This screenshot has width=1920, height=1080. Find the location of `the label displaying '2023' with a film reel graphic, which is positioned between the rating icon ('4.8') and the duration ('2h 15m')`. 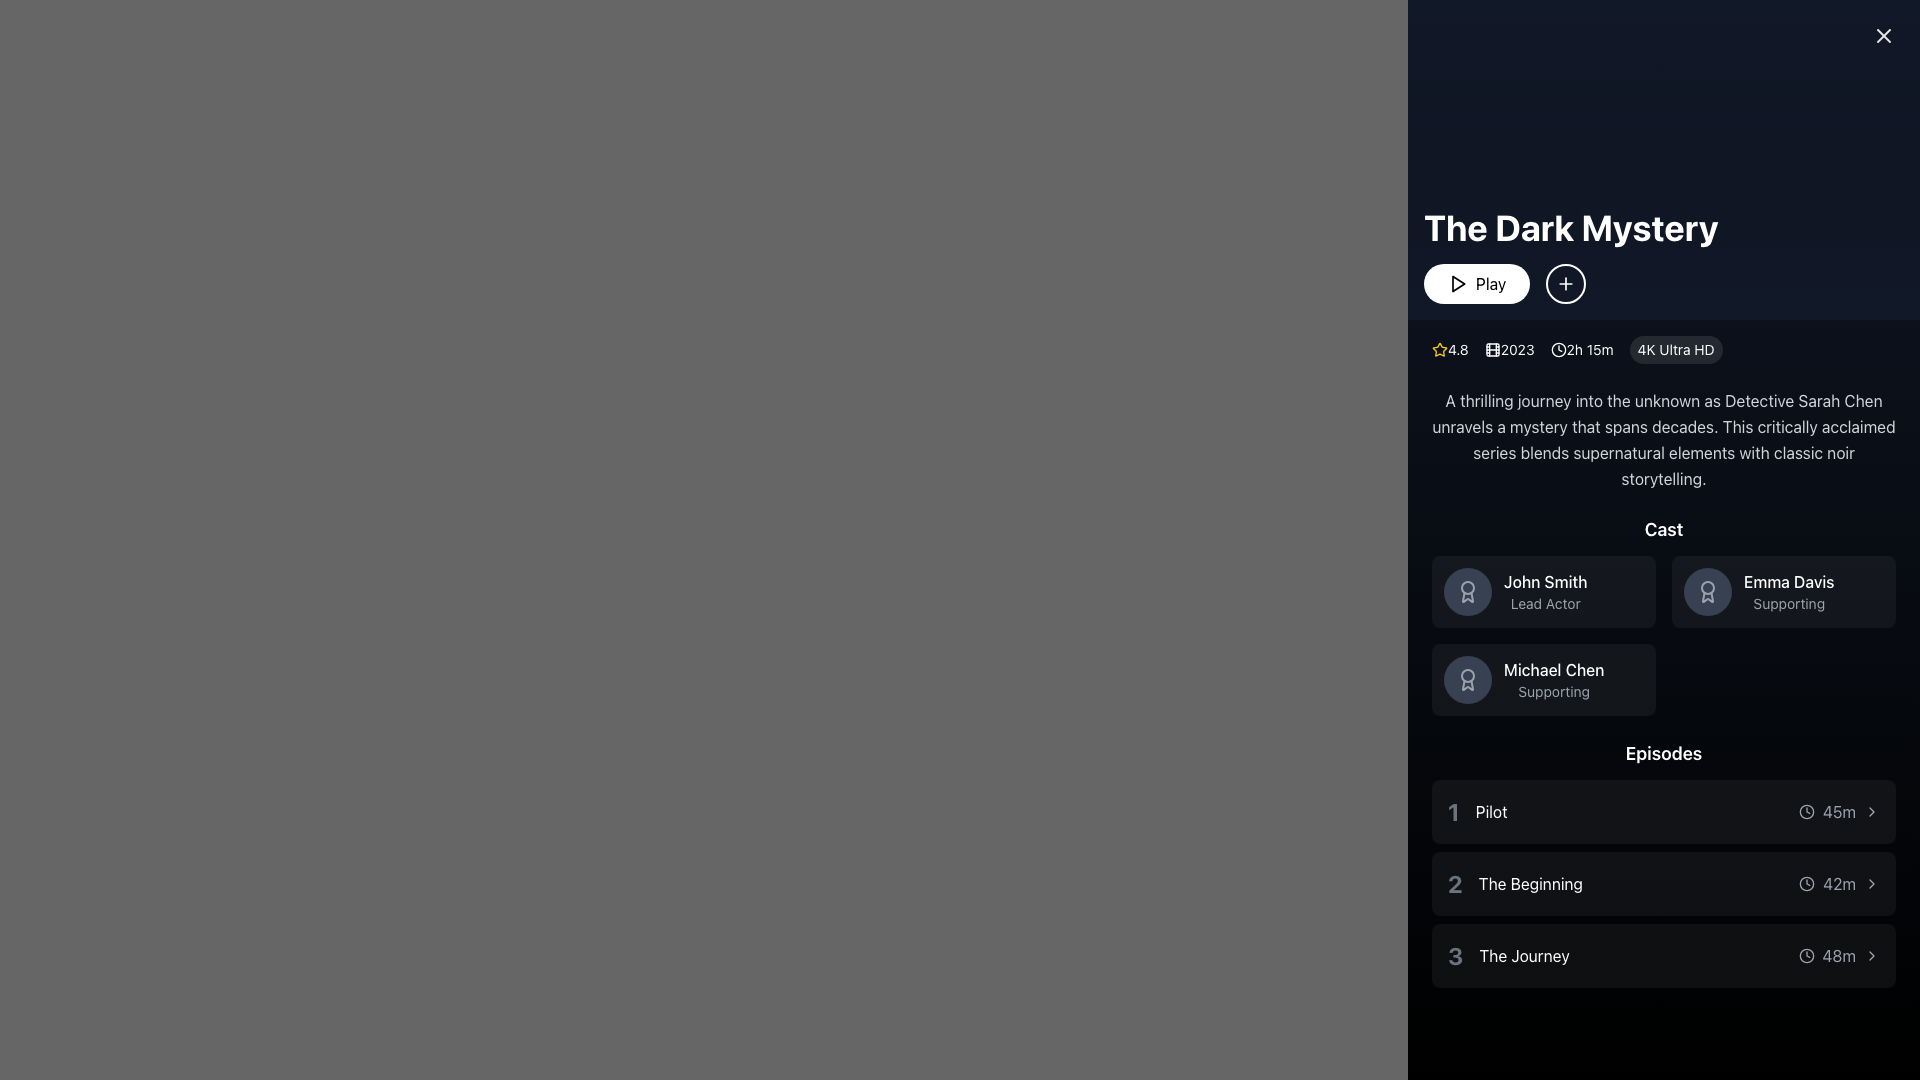

the label displaying '2023' with a film reel graphic, which is positioned between the rating icon ('4.8') and the duration ('2h 15m') is located at coordinates (1509, 349).